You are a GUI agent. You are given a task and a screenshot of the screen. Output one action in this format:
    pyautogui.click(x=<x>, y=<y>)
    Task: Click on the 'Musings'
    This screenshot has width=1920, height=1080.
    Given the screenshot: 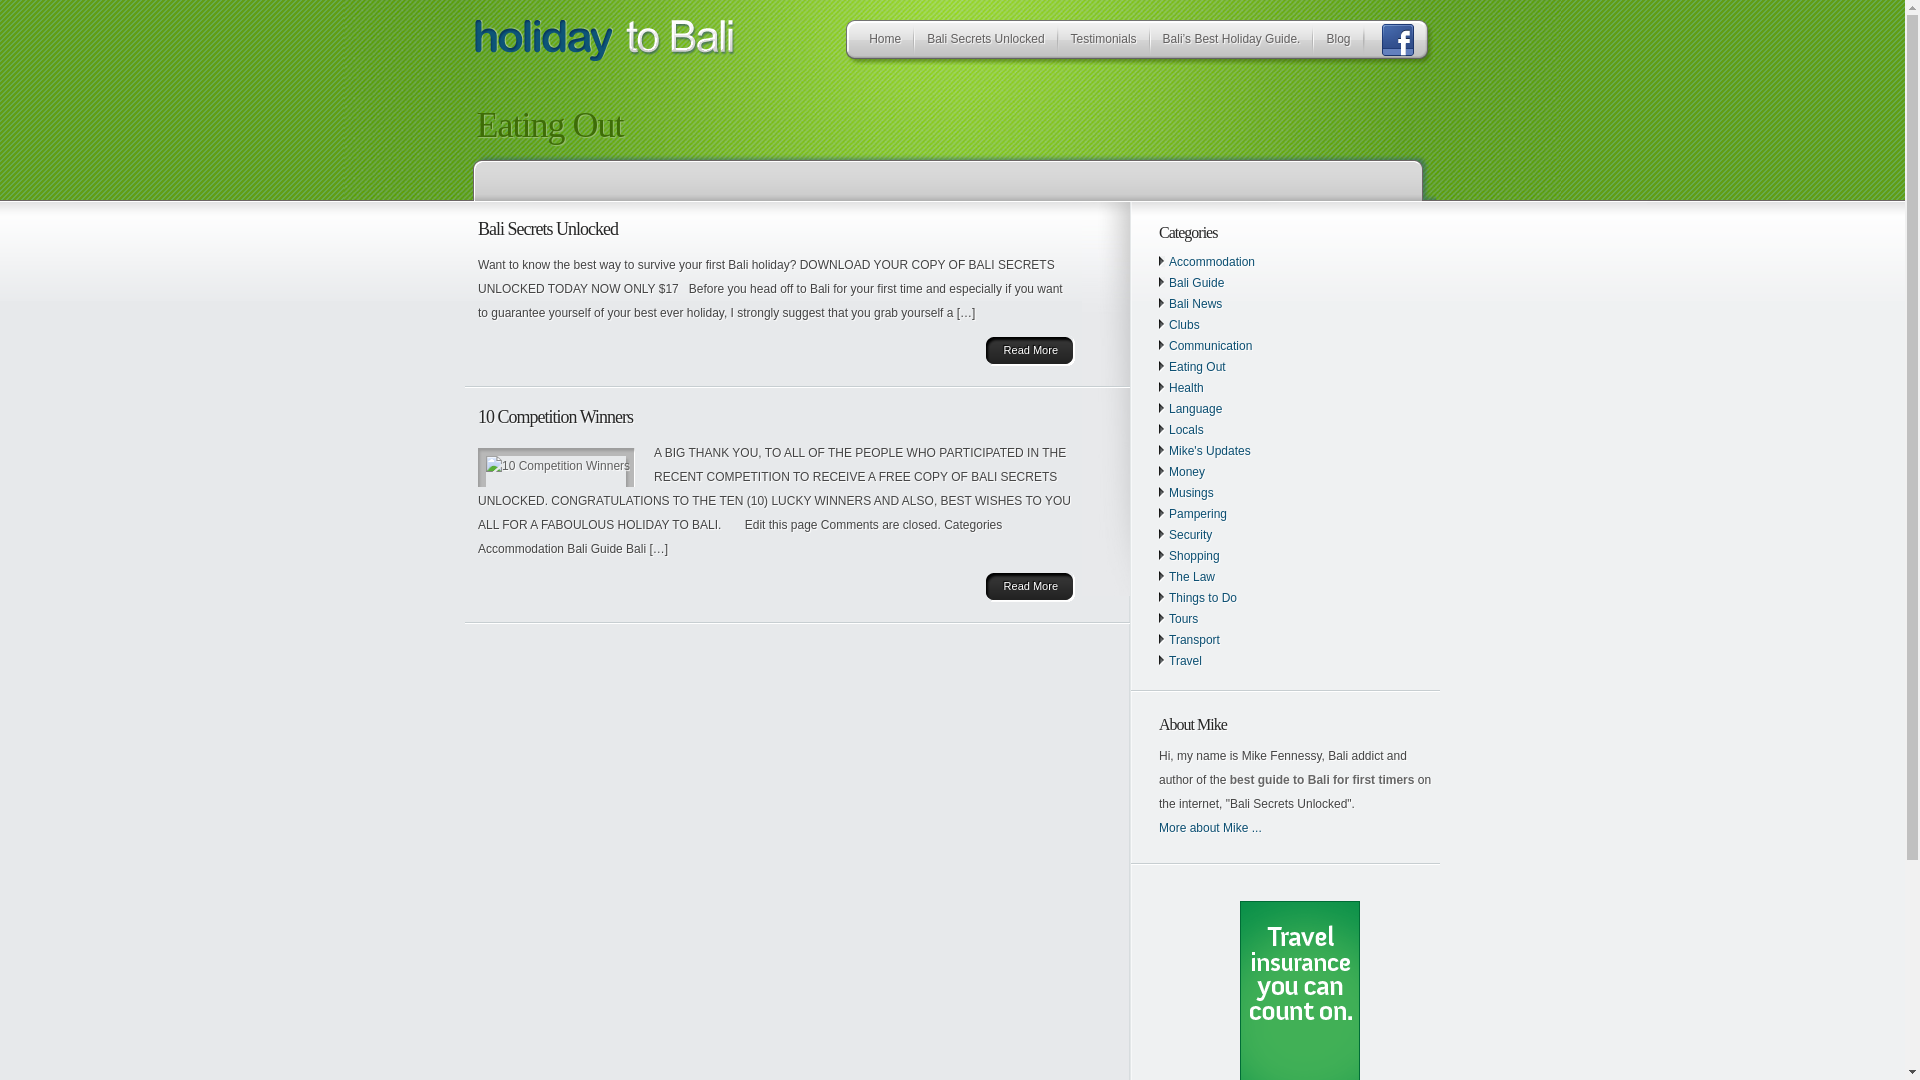 What is the action you would take?
    pyautogui.click(x=1191, y=493)
    